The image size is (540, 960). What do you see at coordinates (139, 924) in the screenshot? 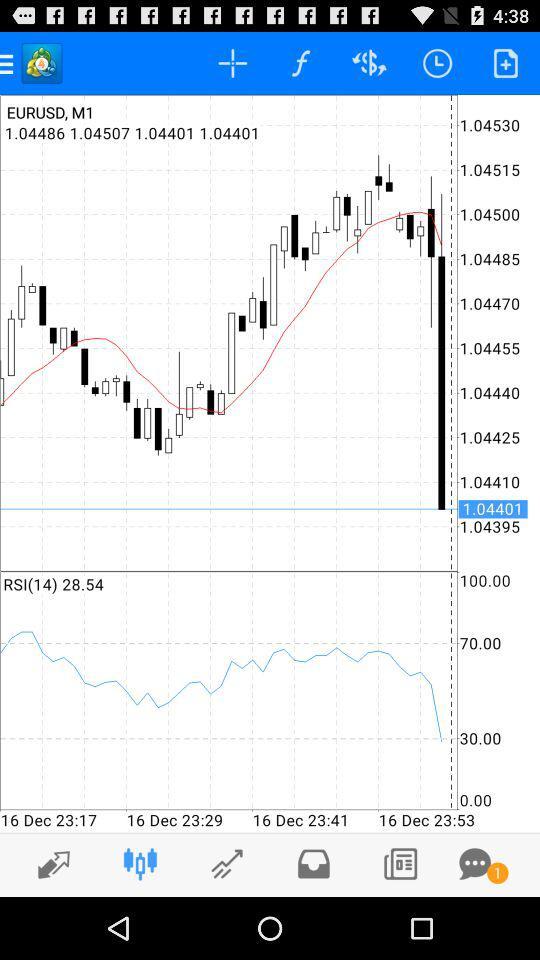
I see `the sliders icon` at bounding box center [139, 924].